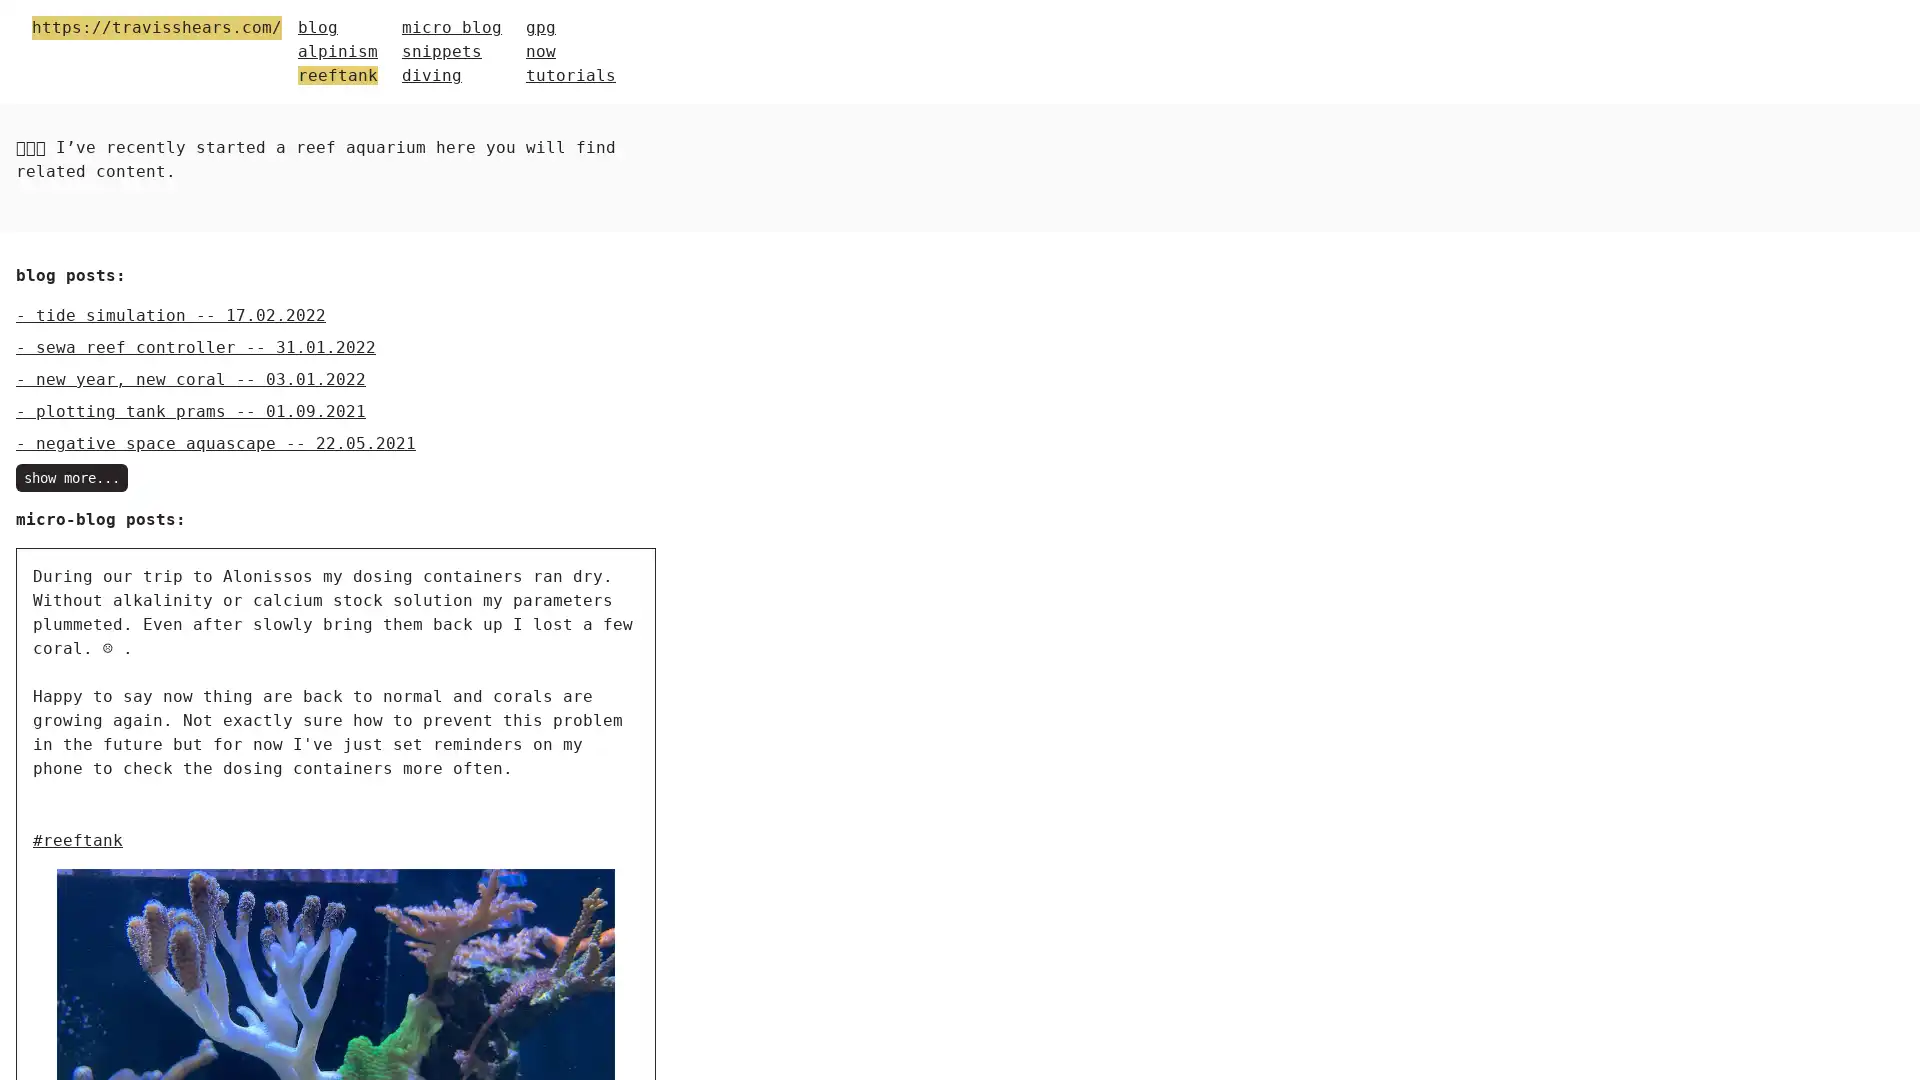  Describe the element at coordinates (72, 478) in the screenshot. I see `show more...` at that location.